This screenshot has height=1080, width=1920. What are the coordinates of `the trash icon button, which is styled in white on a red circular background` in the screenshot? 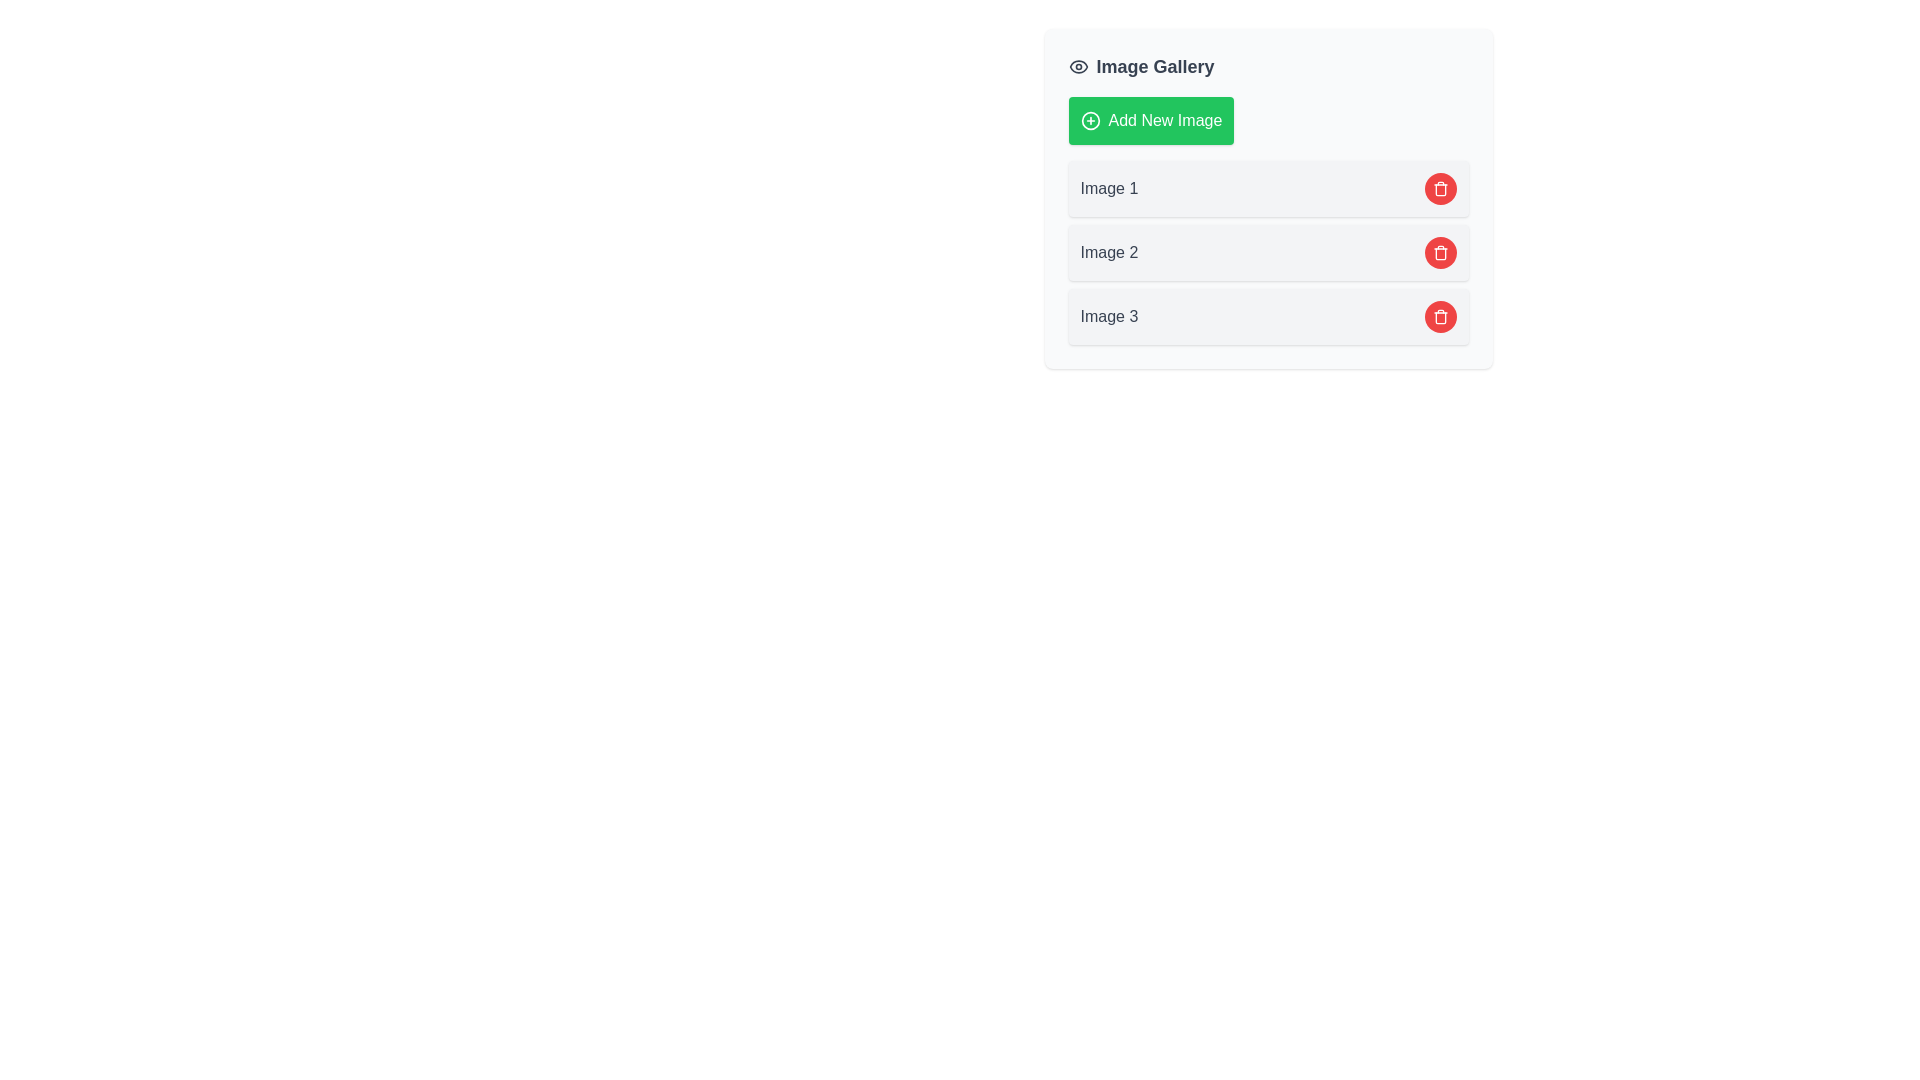 It's located at (1440, 189).